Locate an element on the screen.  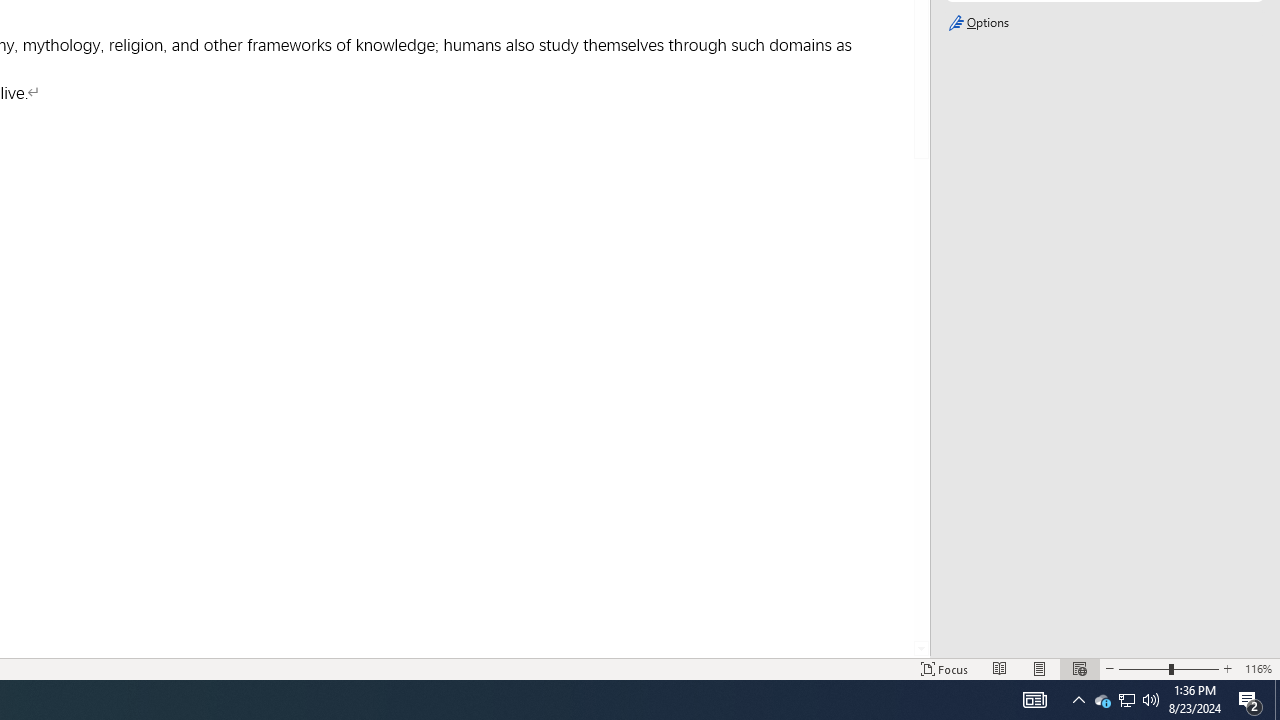
'Zoom 116%' is located at coordinates (1257, 669).